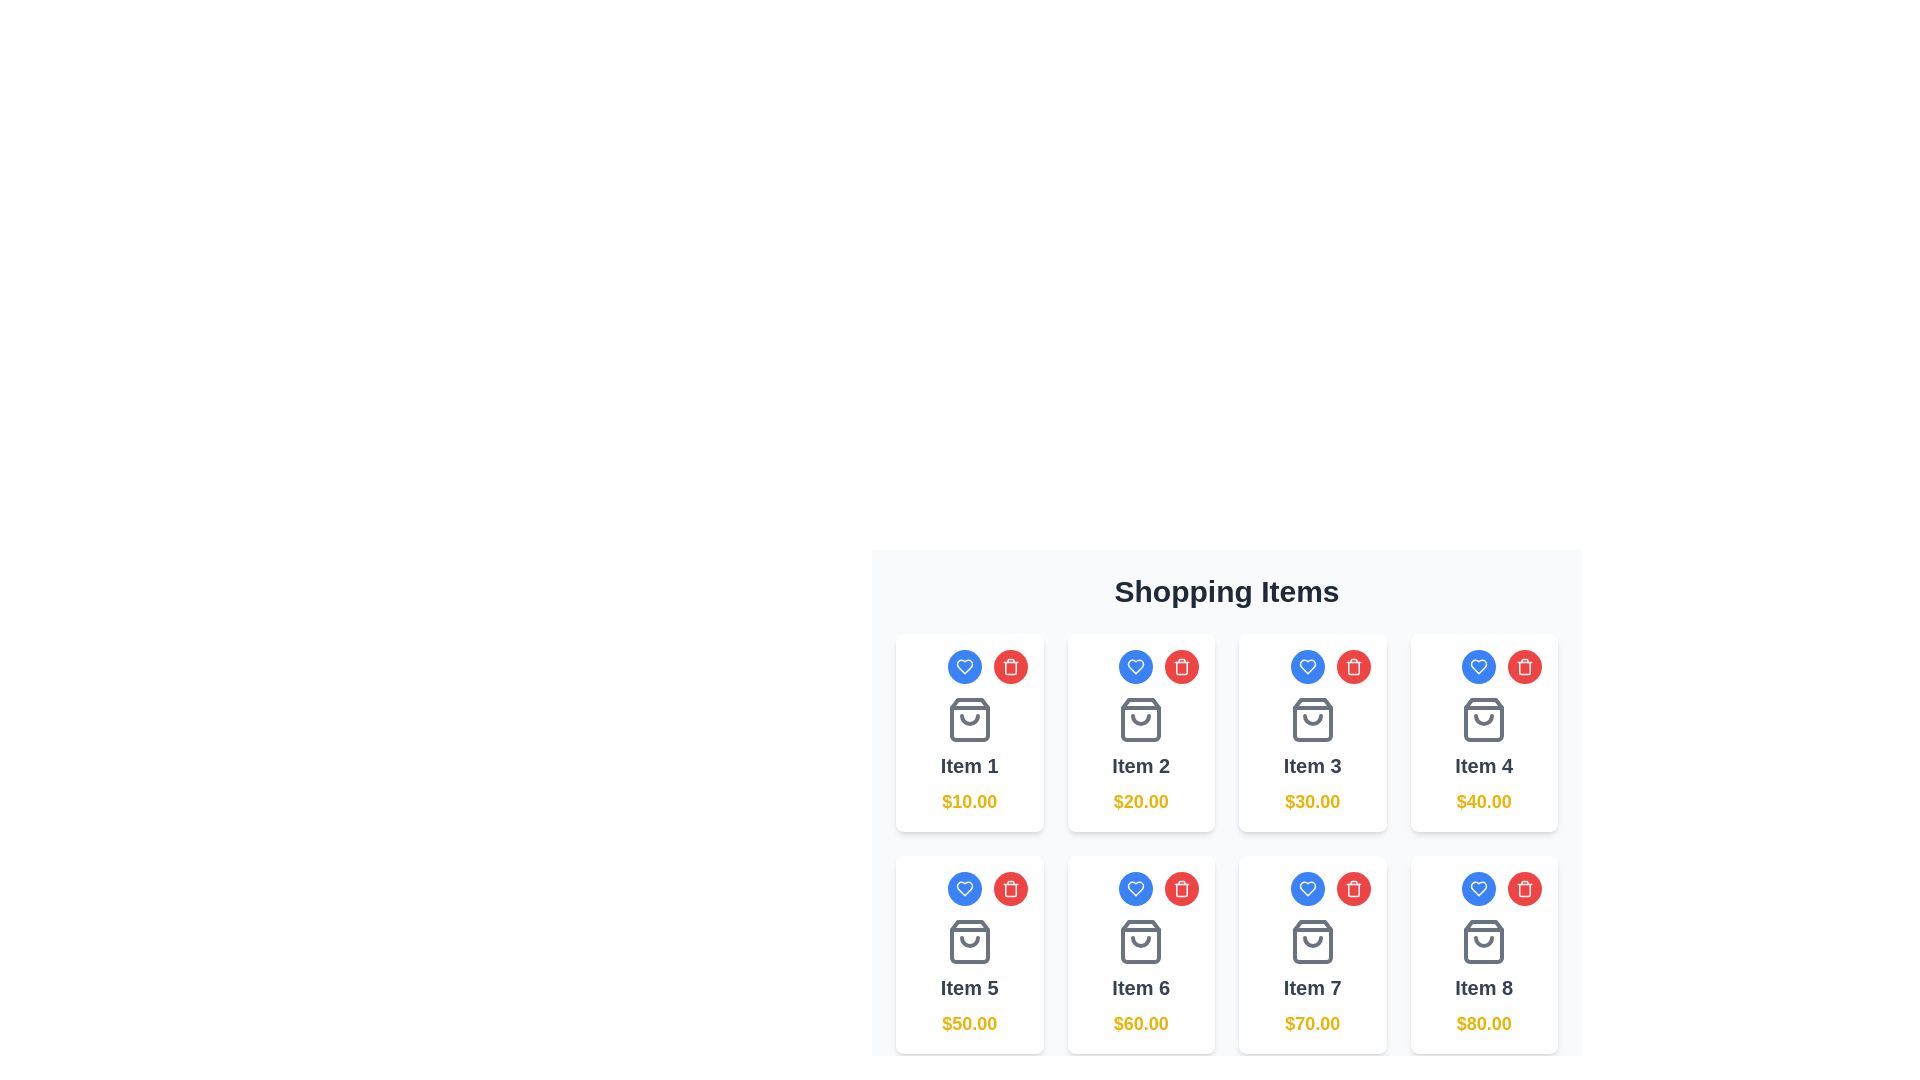 The width and height of the screenshot is (1920, 1080). What do you see at coordinates (1307, 887) in the screenshot?
I see `the blue circular icon button located at the top left corner of the section for 'Item 7' in the shopping items grid` at bounding box center [1307, 887].